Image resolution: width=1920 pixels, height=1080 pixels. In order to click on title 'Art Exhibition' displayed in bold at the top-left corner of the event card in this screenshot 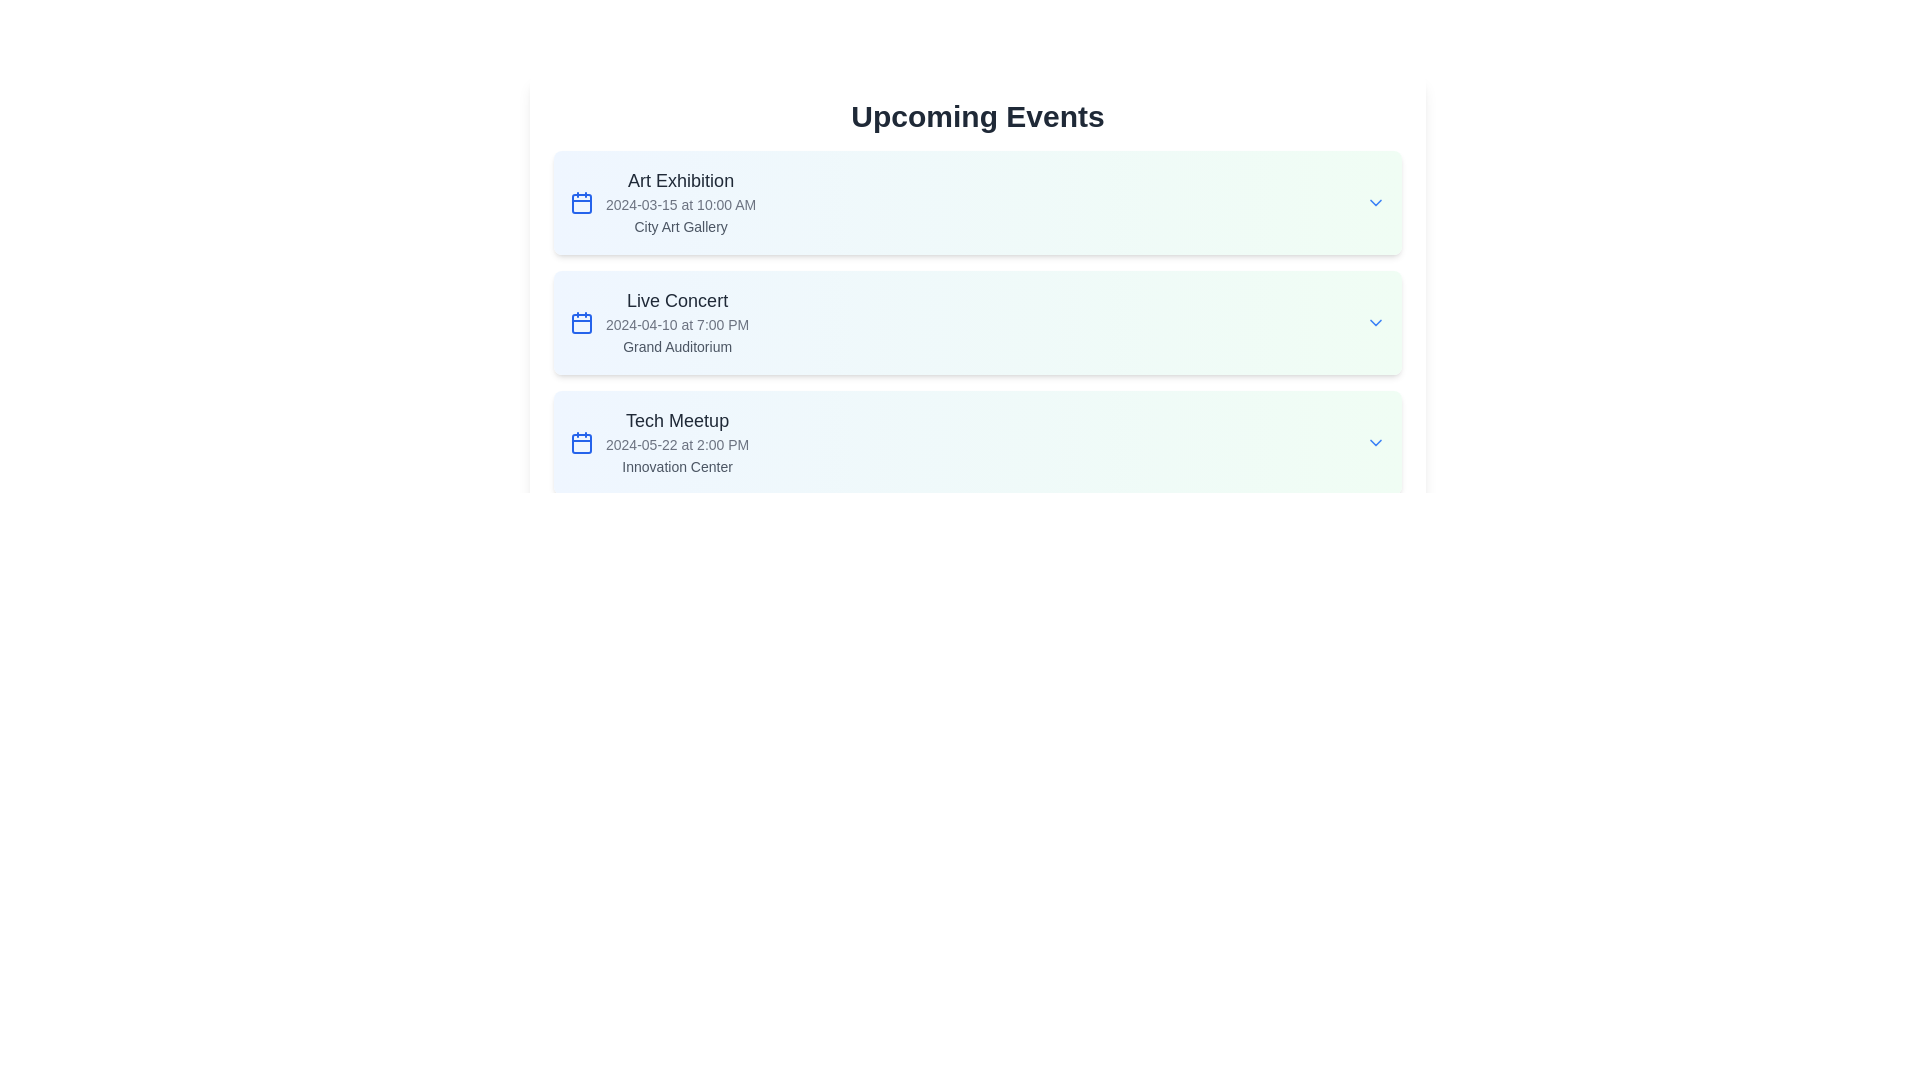, I will do `click(681, 181)`.